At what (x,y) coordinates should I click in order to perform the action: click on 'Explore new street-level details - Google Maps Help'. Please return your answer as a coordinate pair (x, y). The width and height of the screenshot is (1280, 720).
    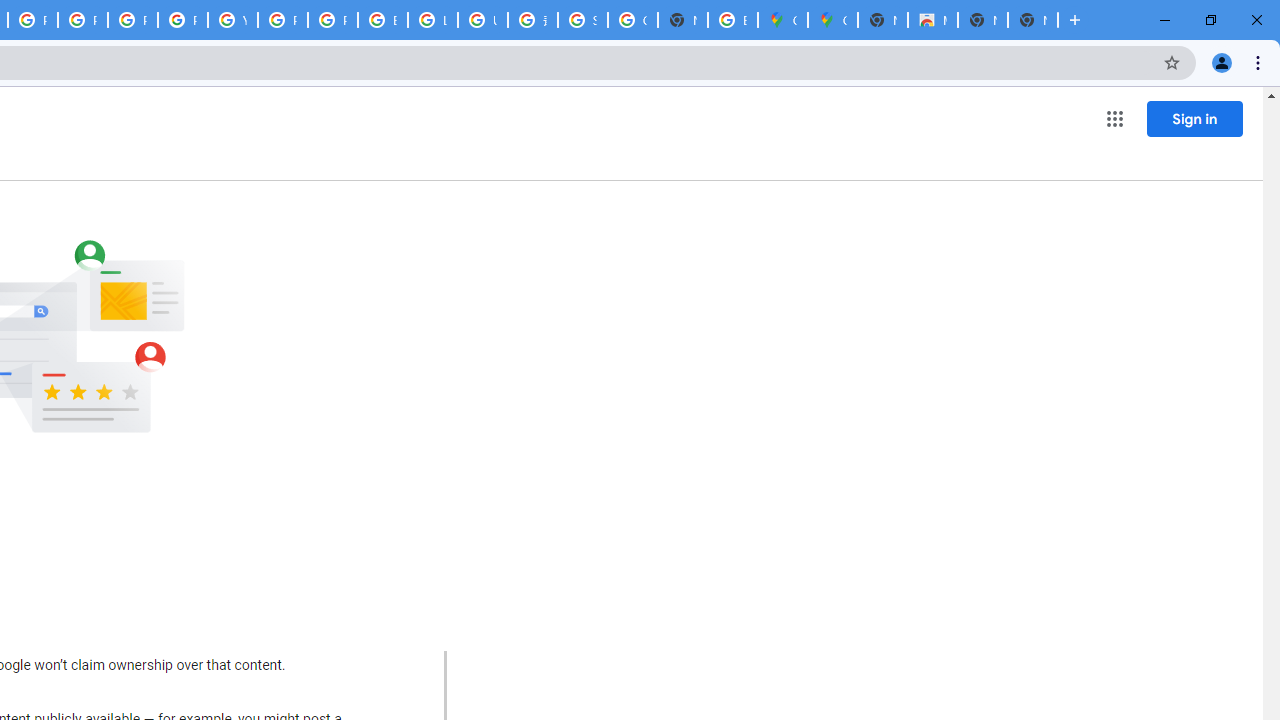
    Looking at the image, I should click on (731, 20).